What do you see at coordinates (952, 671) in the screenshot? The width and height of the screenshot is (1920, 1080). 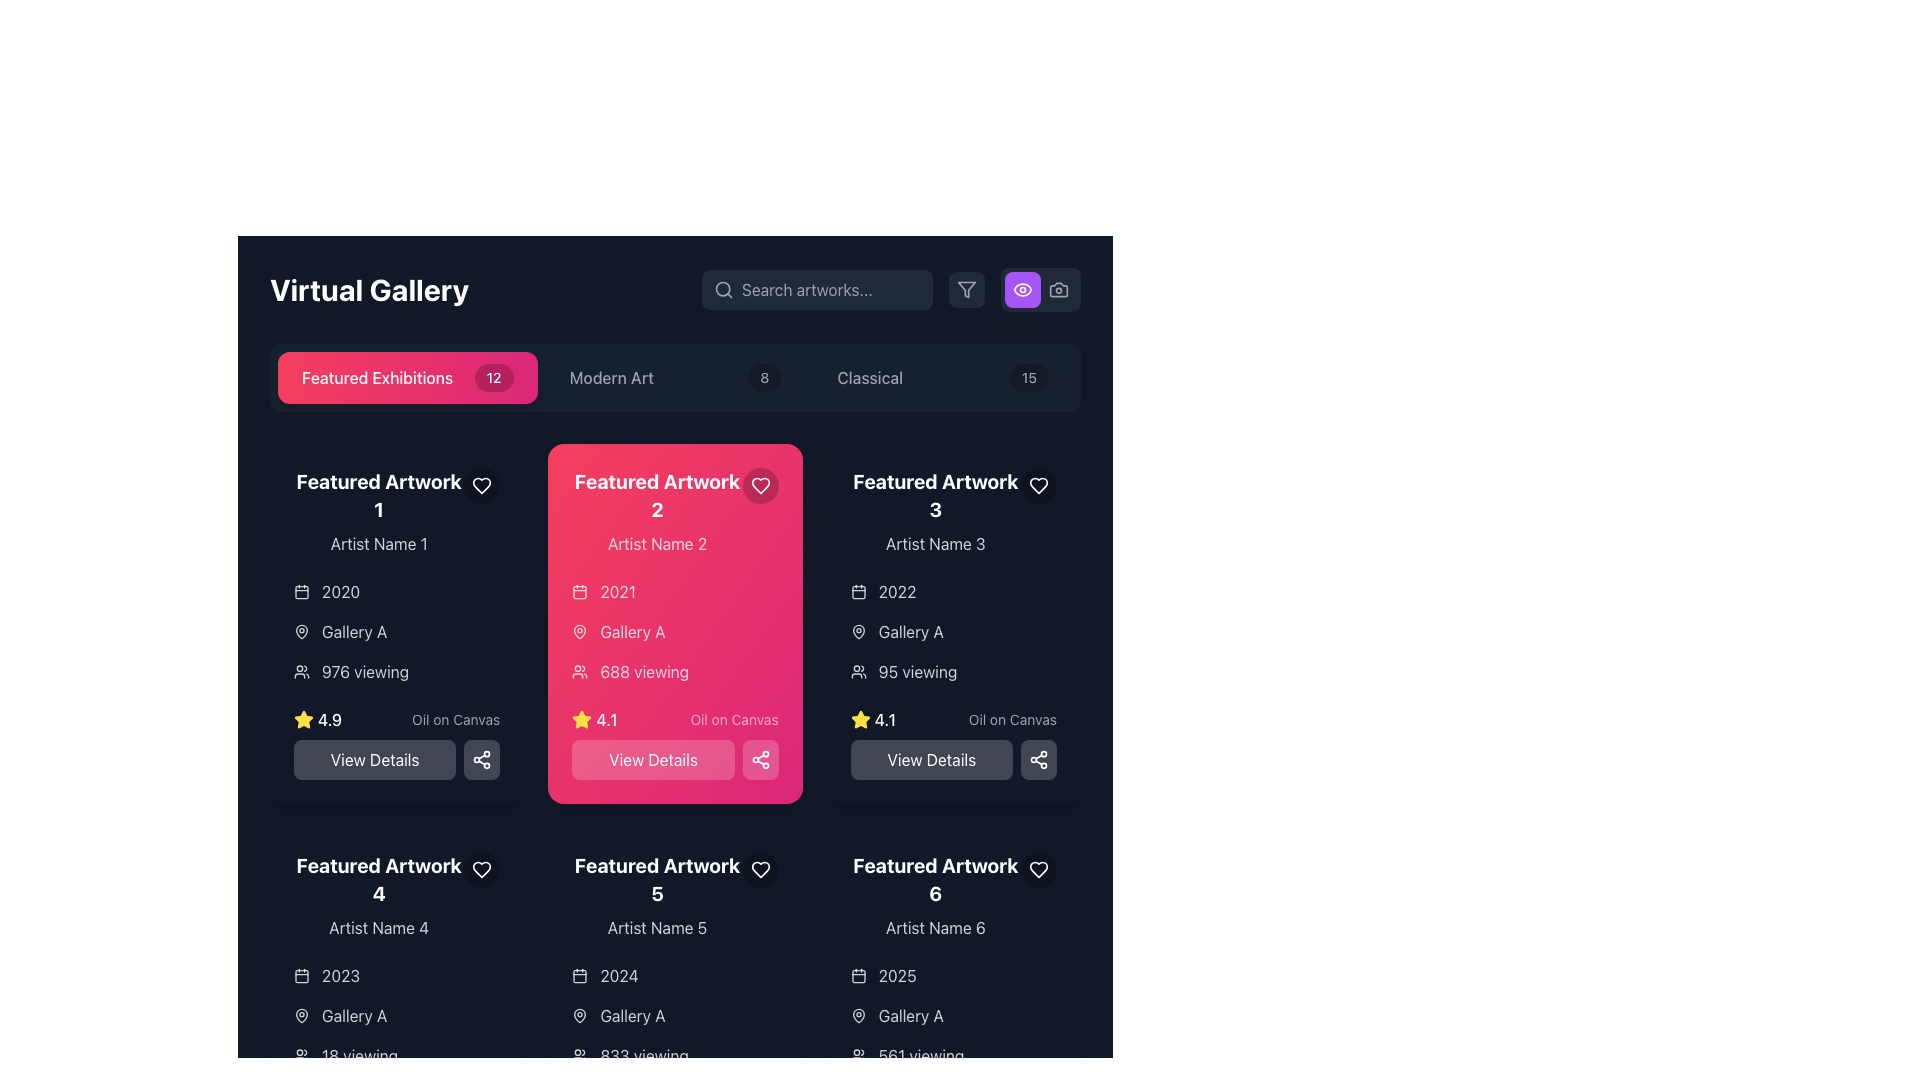 I see `the icon accompanying the viewer count text label located in the 'Featured Artwork 3' section, below the 'Gallery A' label` at bounding box center [952, 671].